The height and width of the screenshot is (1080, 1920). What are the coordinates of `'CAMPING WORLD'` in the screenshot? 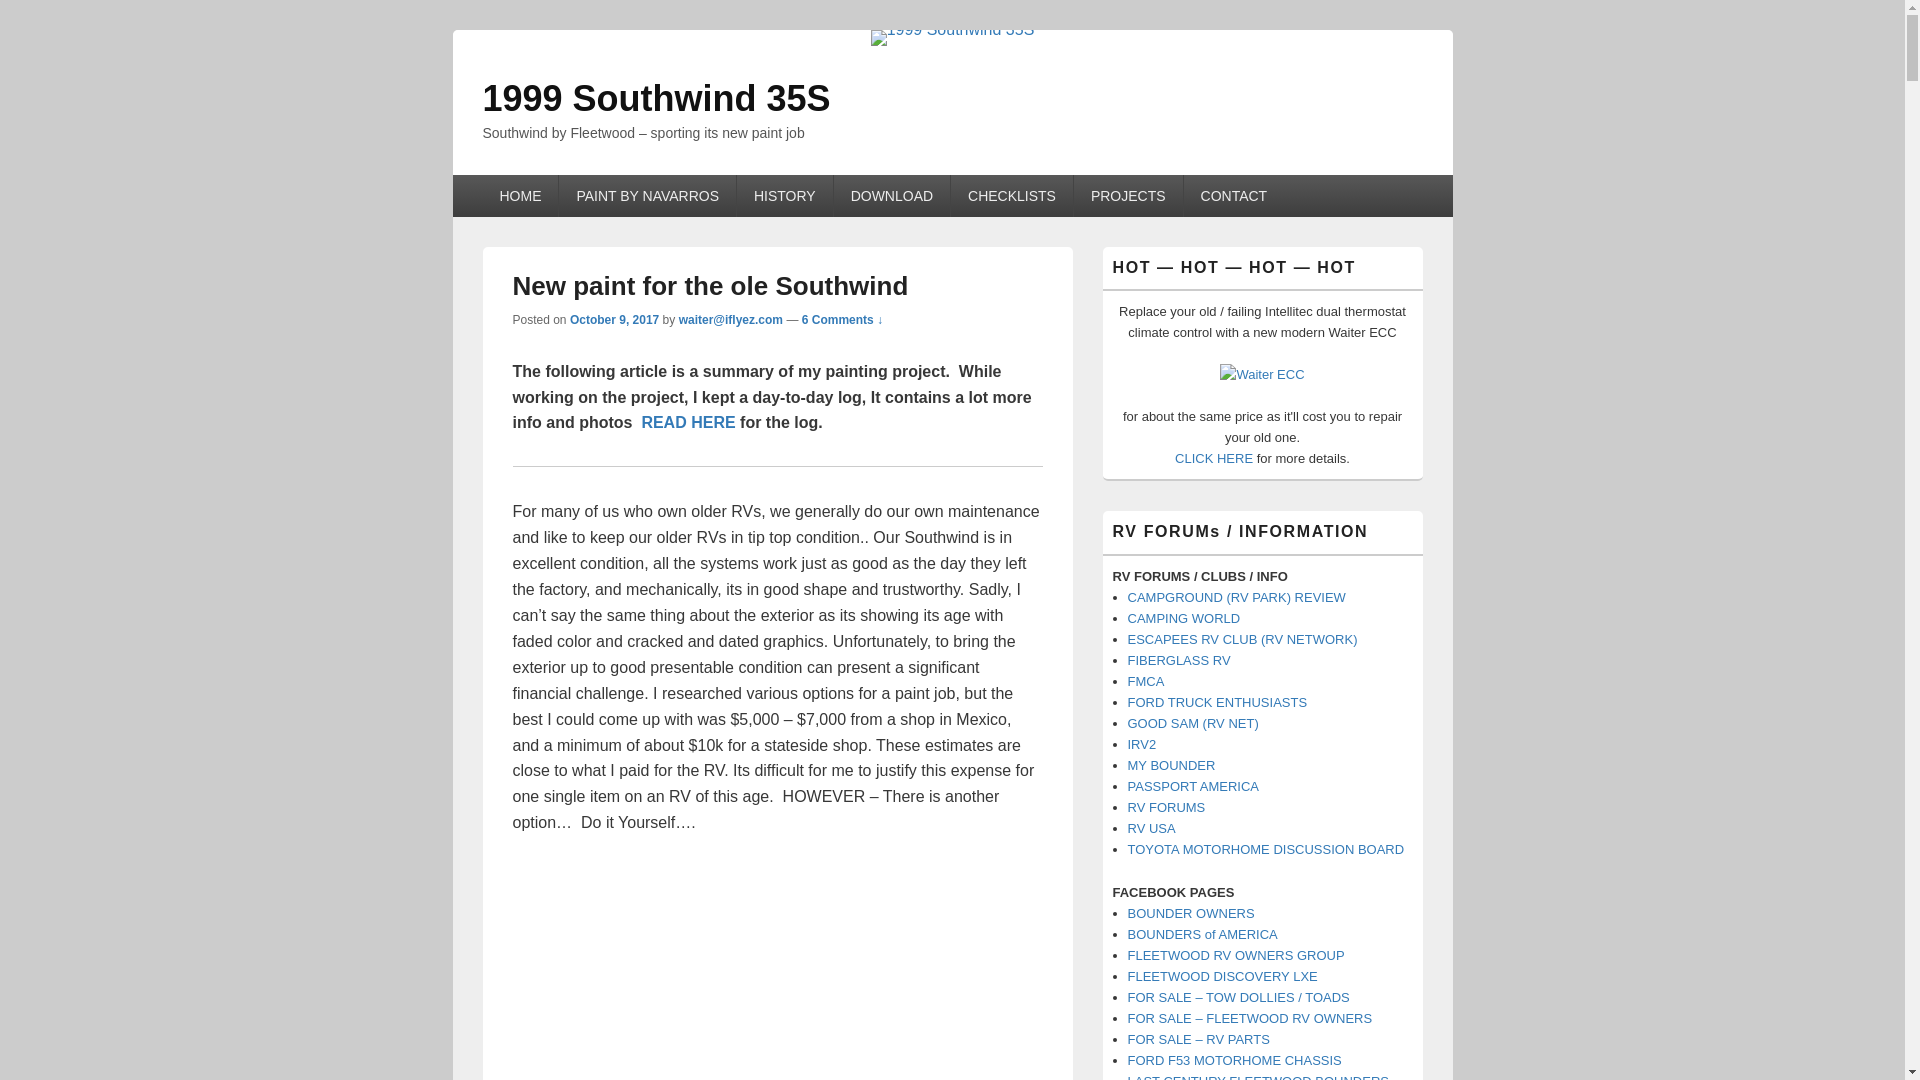 It's located at (1184, 617).